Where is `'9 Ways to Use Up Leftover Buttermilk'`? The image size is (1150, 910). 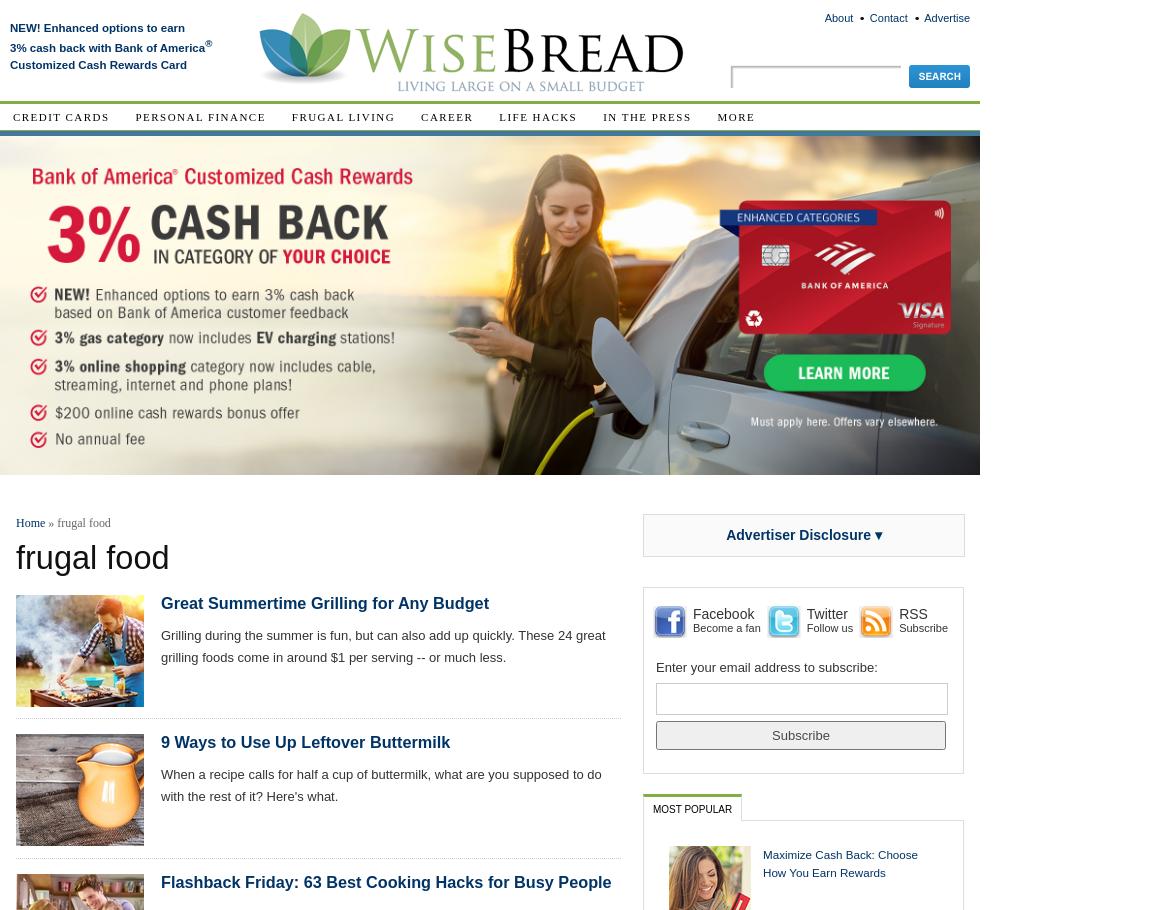 '9 Ways to Use Up Leftover Buttermilk' is located at coordinates (305, 741).